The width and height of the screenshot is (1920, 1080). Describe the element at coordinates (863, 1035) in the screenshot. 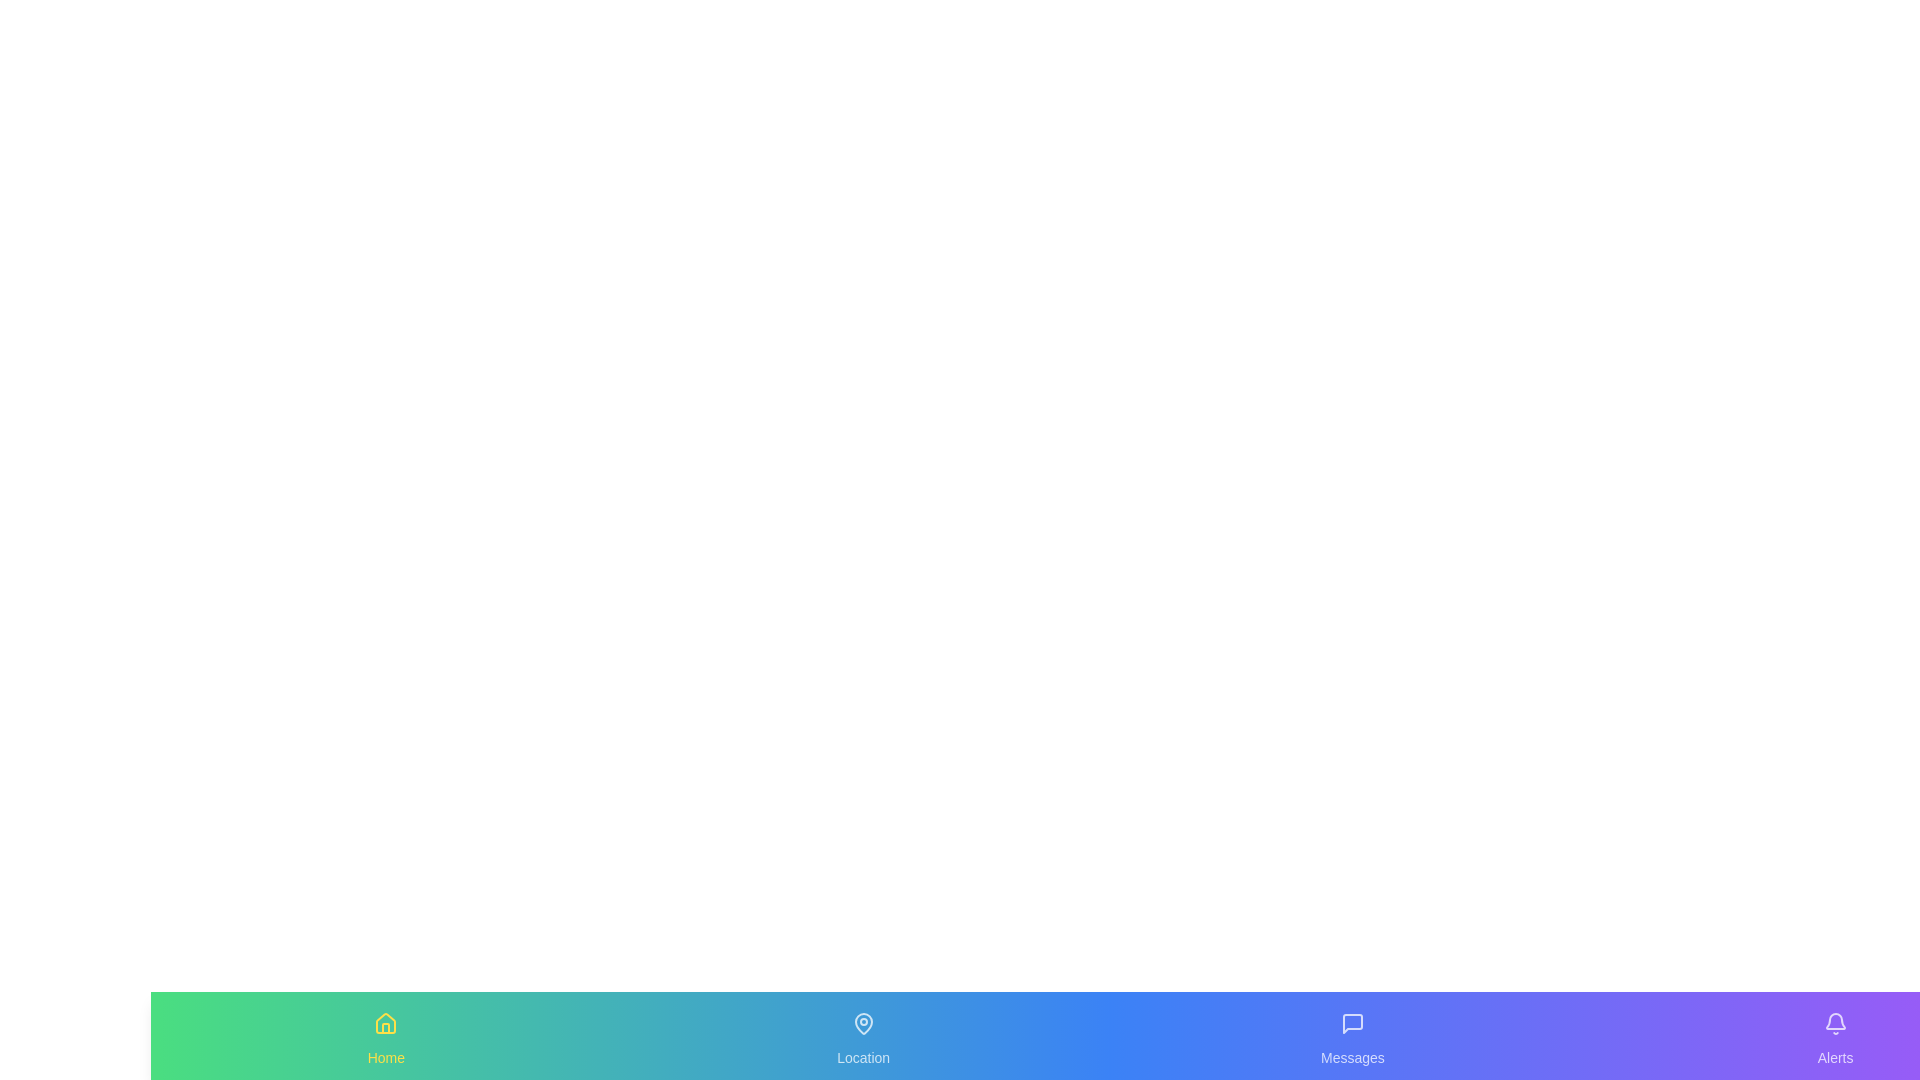

I see `the Location tab by clicking on its icon or label` at that location.